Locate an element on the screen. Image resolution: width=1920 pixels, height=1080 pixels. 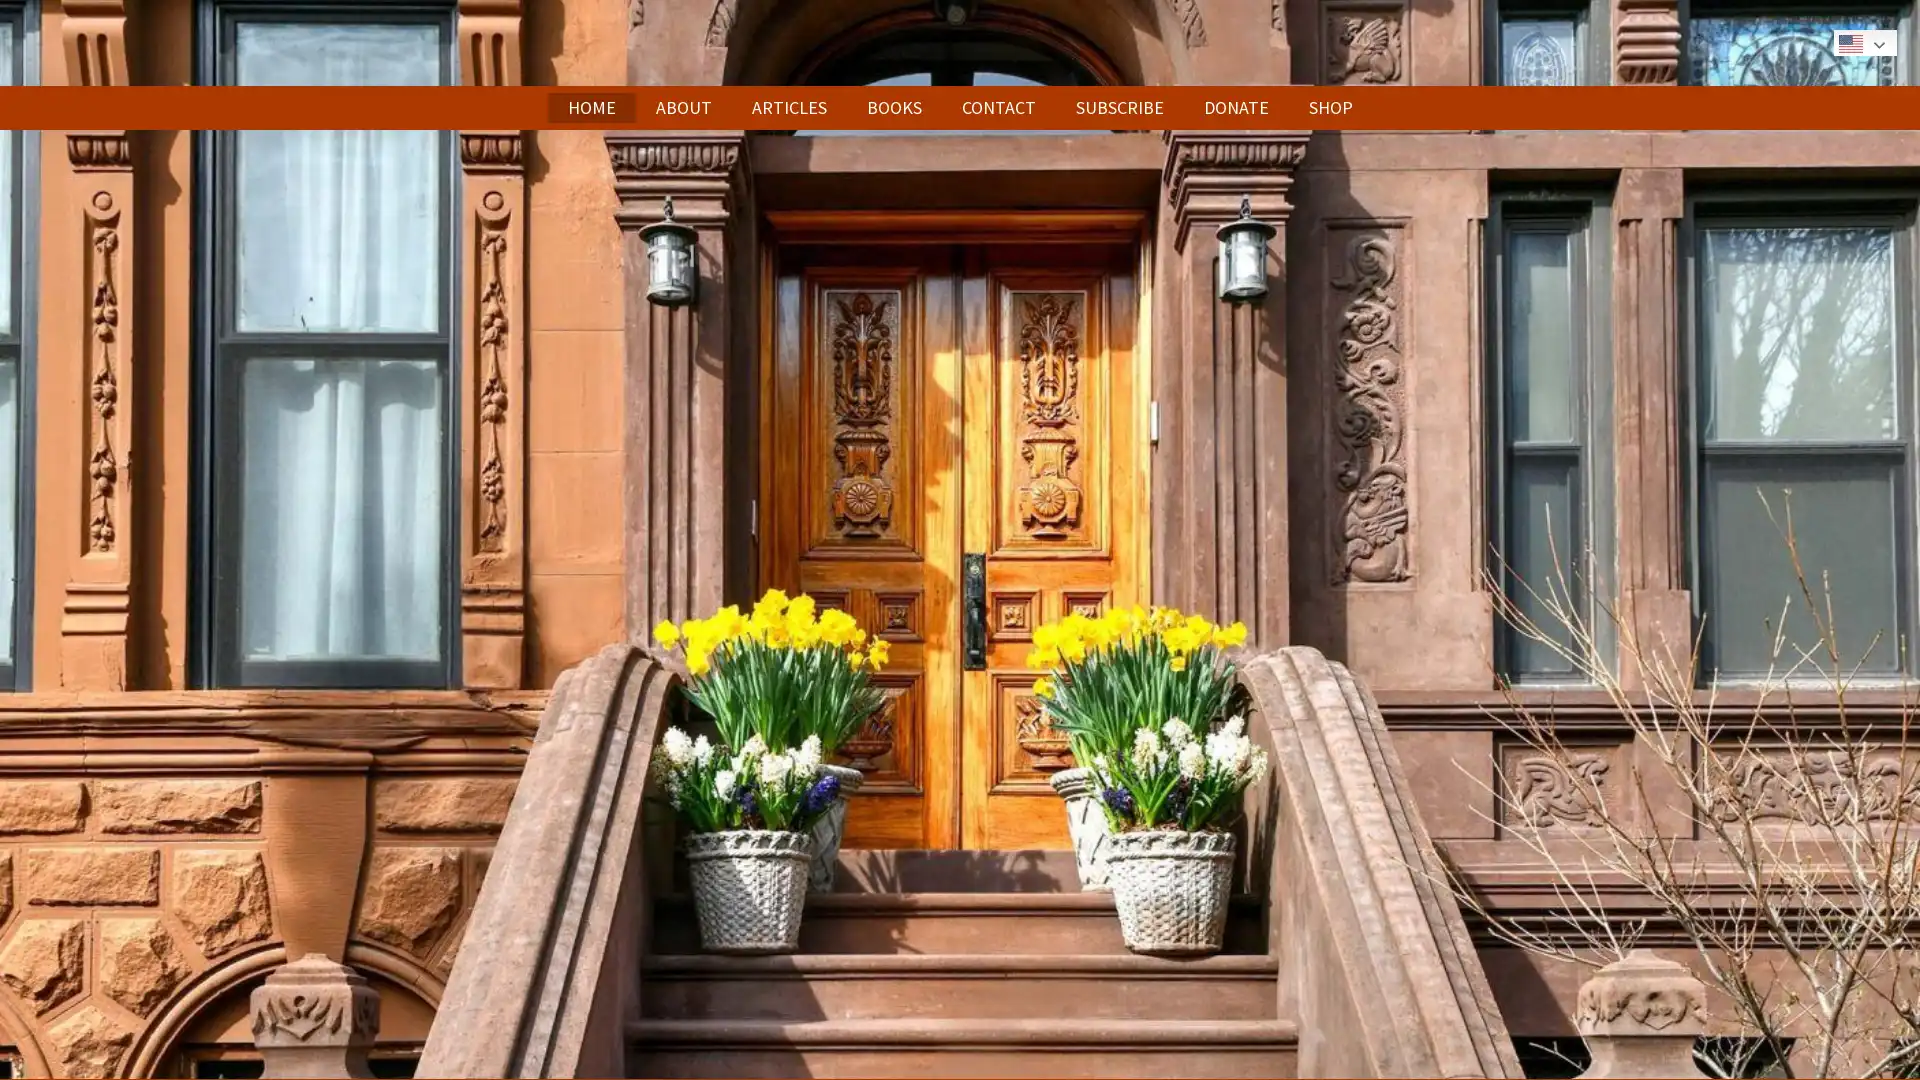
Menu Toggle is located at coordinates (1817, 42).